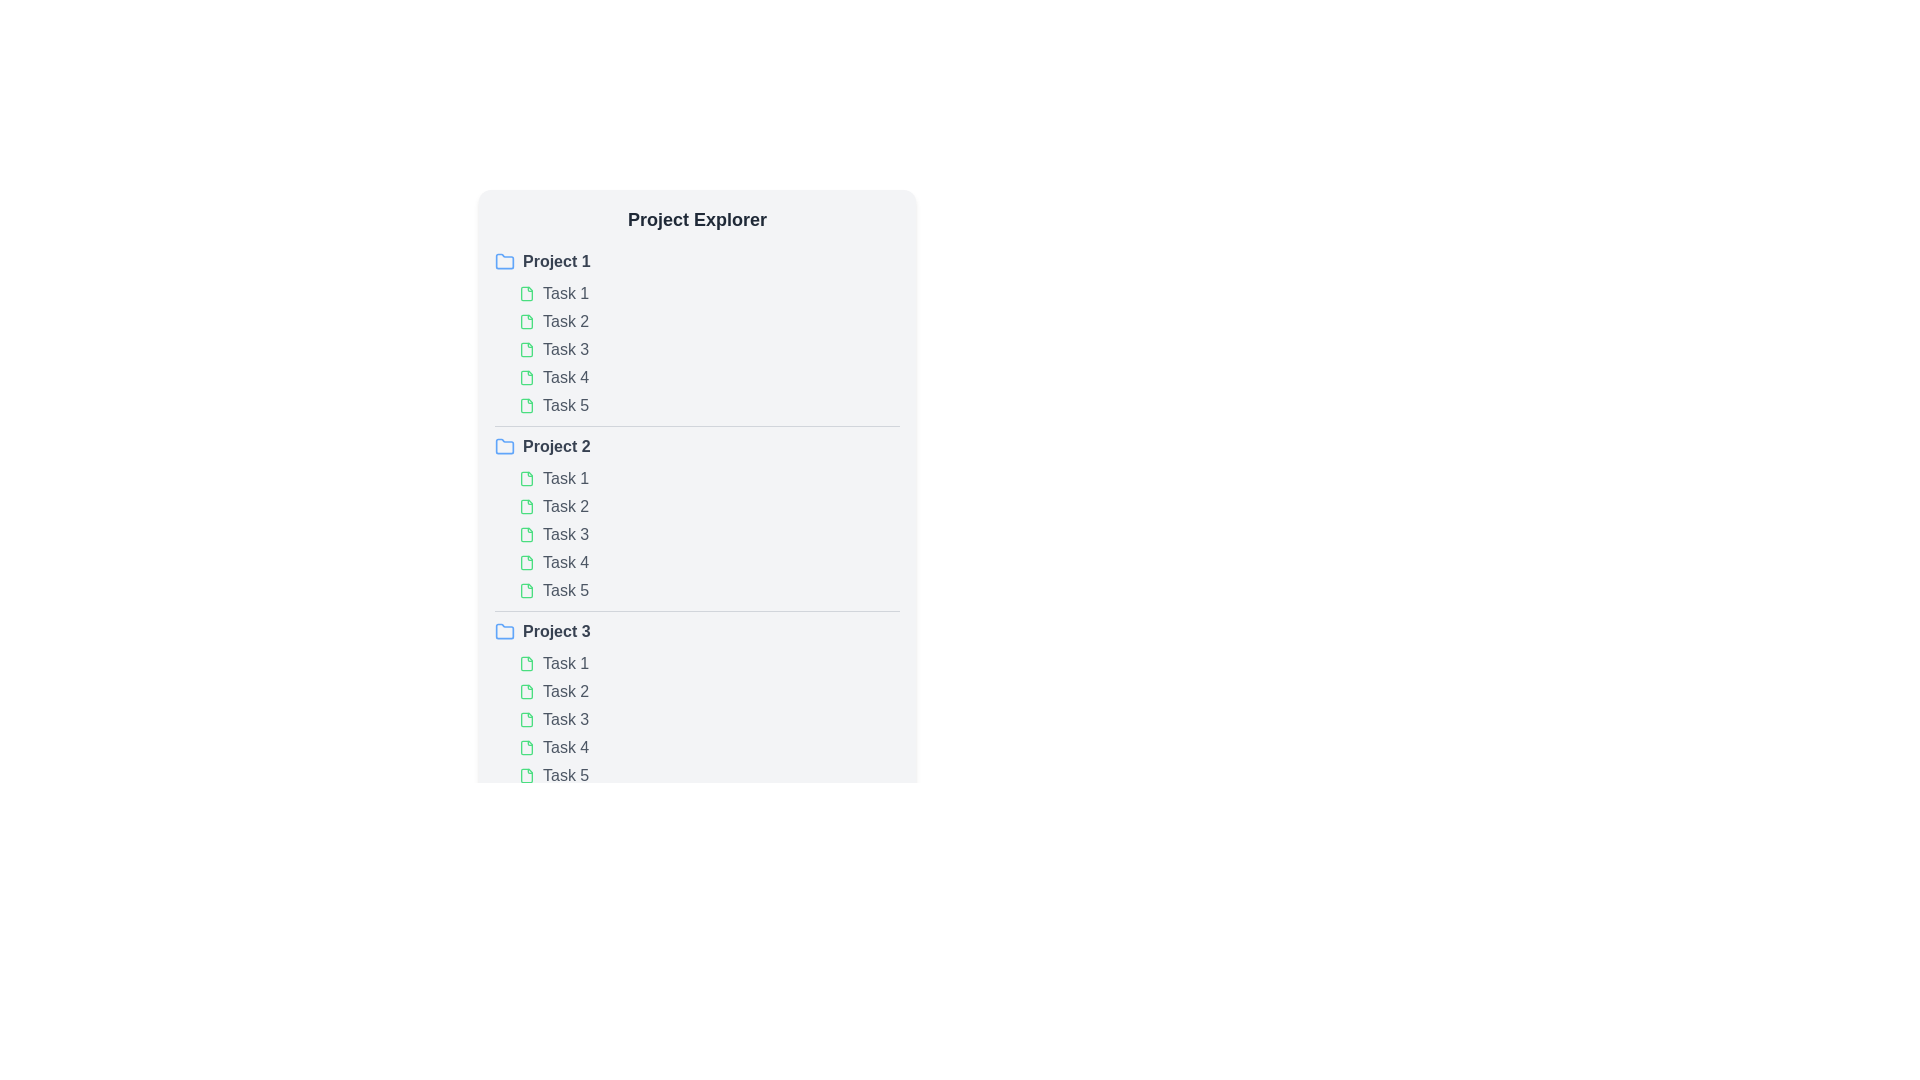  I want to click on the document icon in the project explorer under 'Project 1', so click(527, 349).